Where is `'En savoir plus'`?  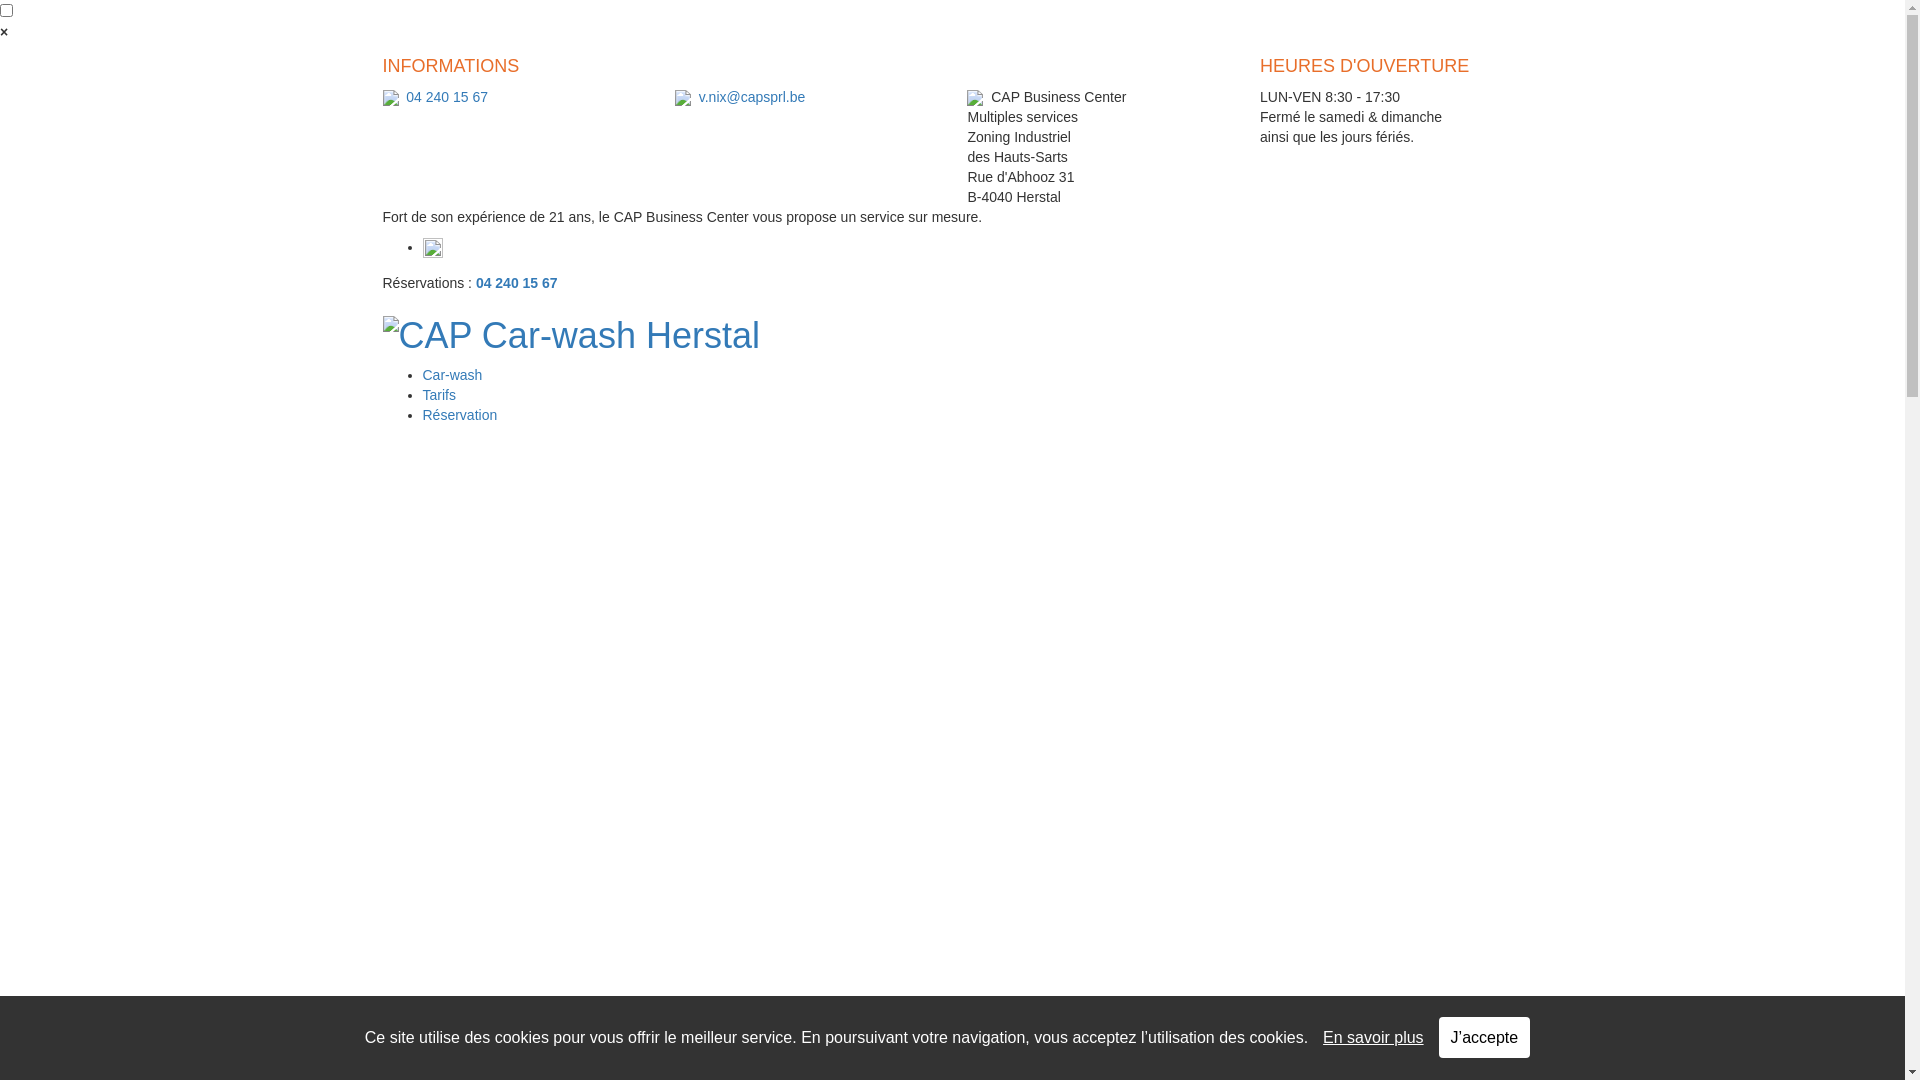
'En savoir plus' is located at coordinates (1372, 1036).